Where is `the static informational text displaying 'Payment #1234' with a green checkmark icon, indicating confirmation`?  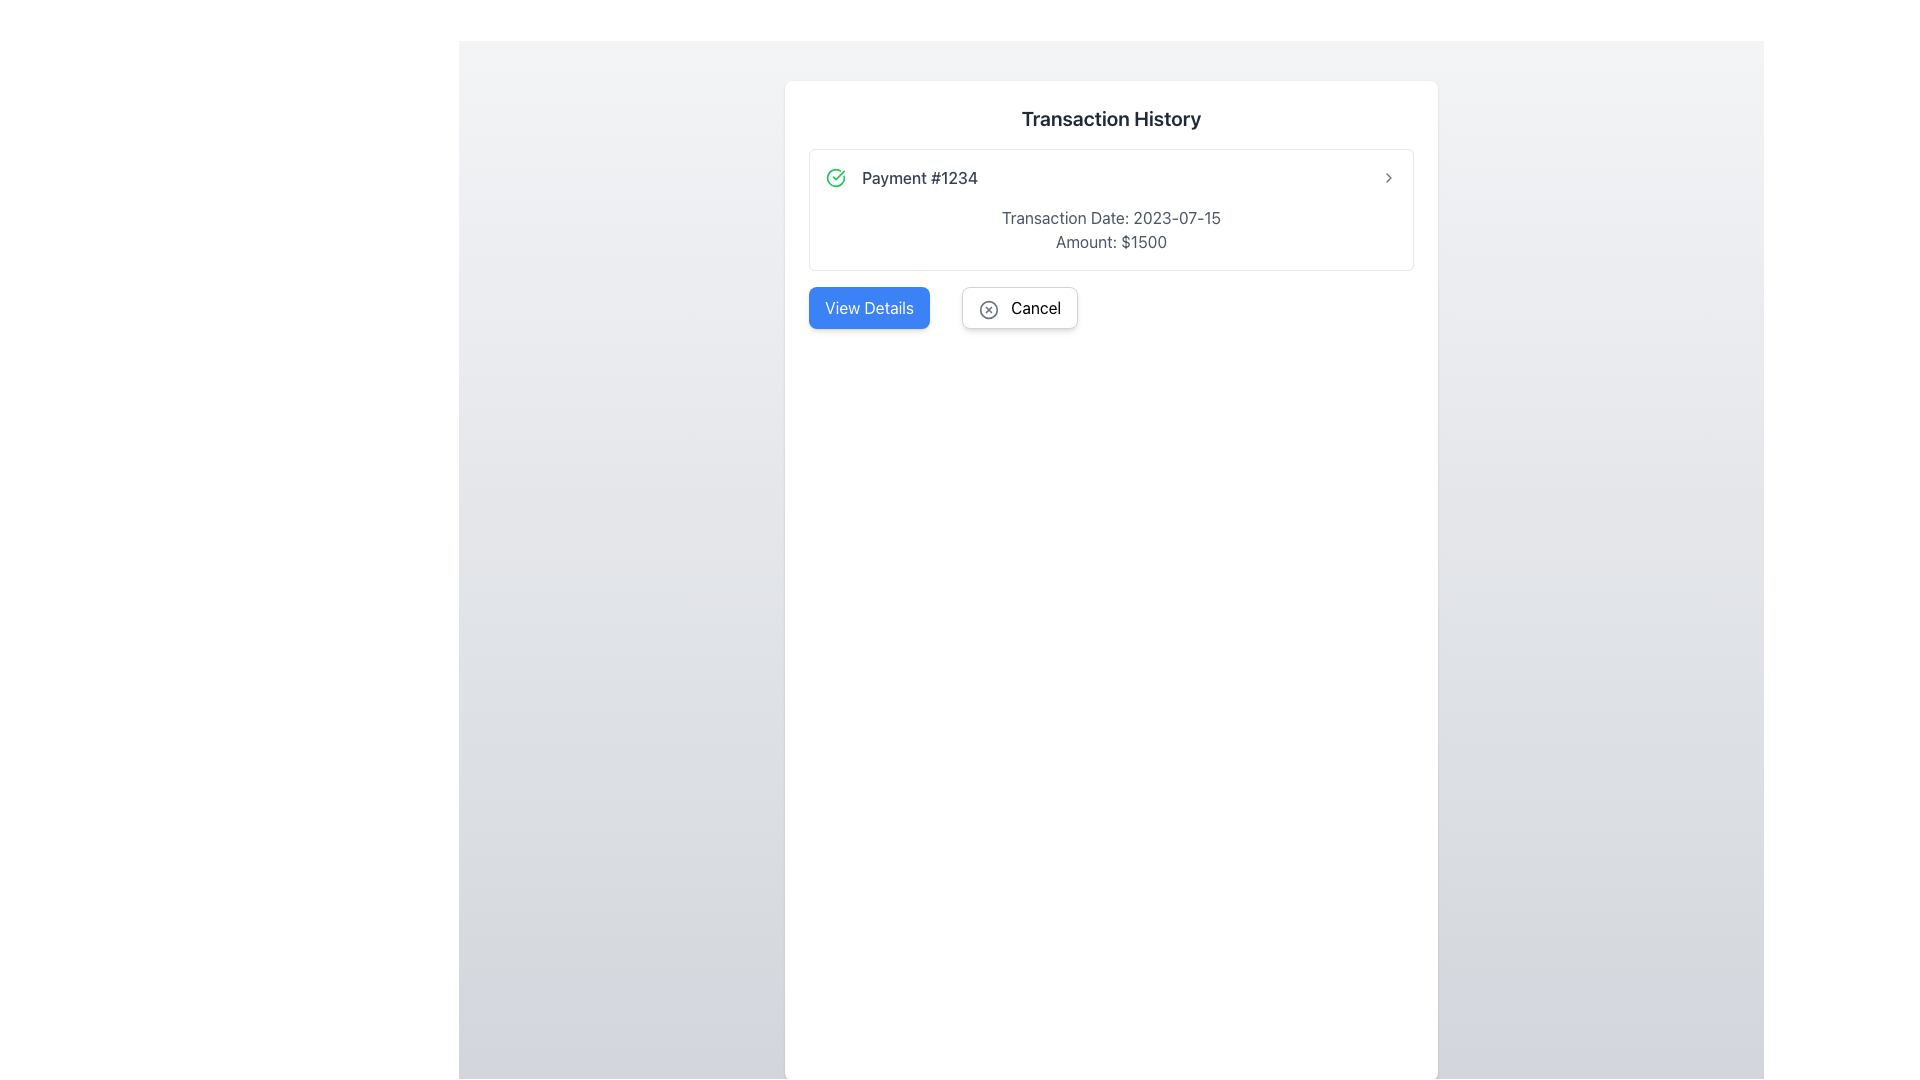
the static informational text displaying 'Payment #1234' with a green checkmark icon, indicating confirmation is located at coordinates (901, 176).